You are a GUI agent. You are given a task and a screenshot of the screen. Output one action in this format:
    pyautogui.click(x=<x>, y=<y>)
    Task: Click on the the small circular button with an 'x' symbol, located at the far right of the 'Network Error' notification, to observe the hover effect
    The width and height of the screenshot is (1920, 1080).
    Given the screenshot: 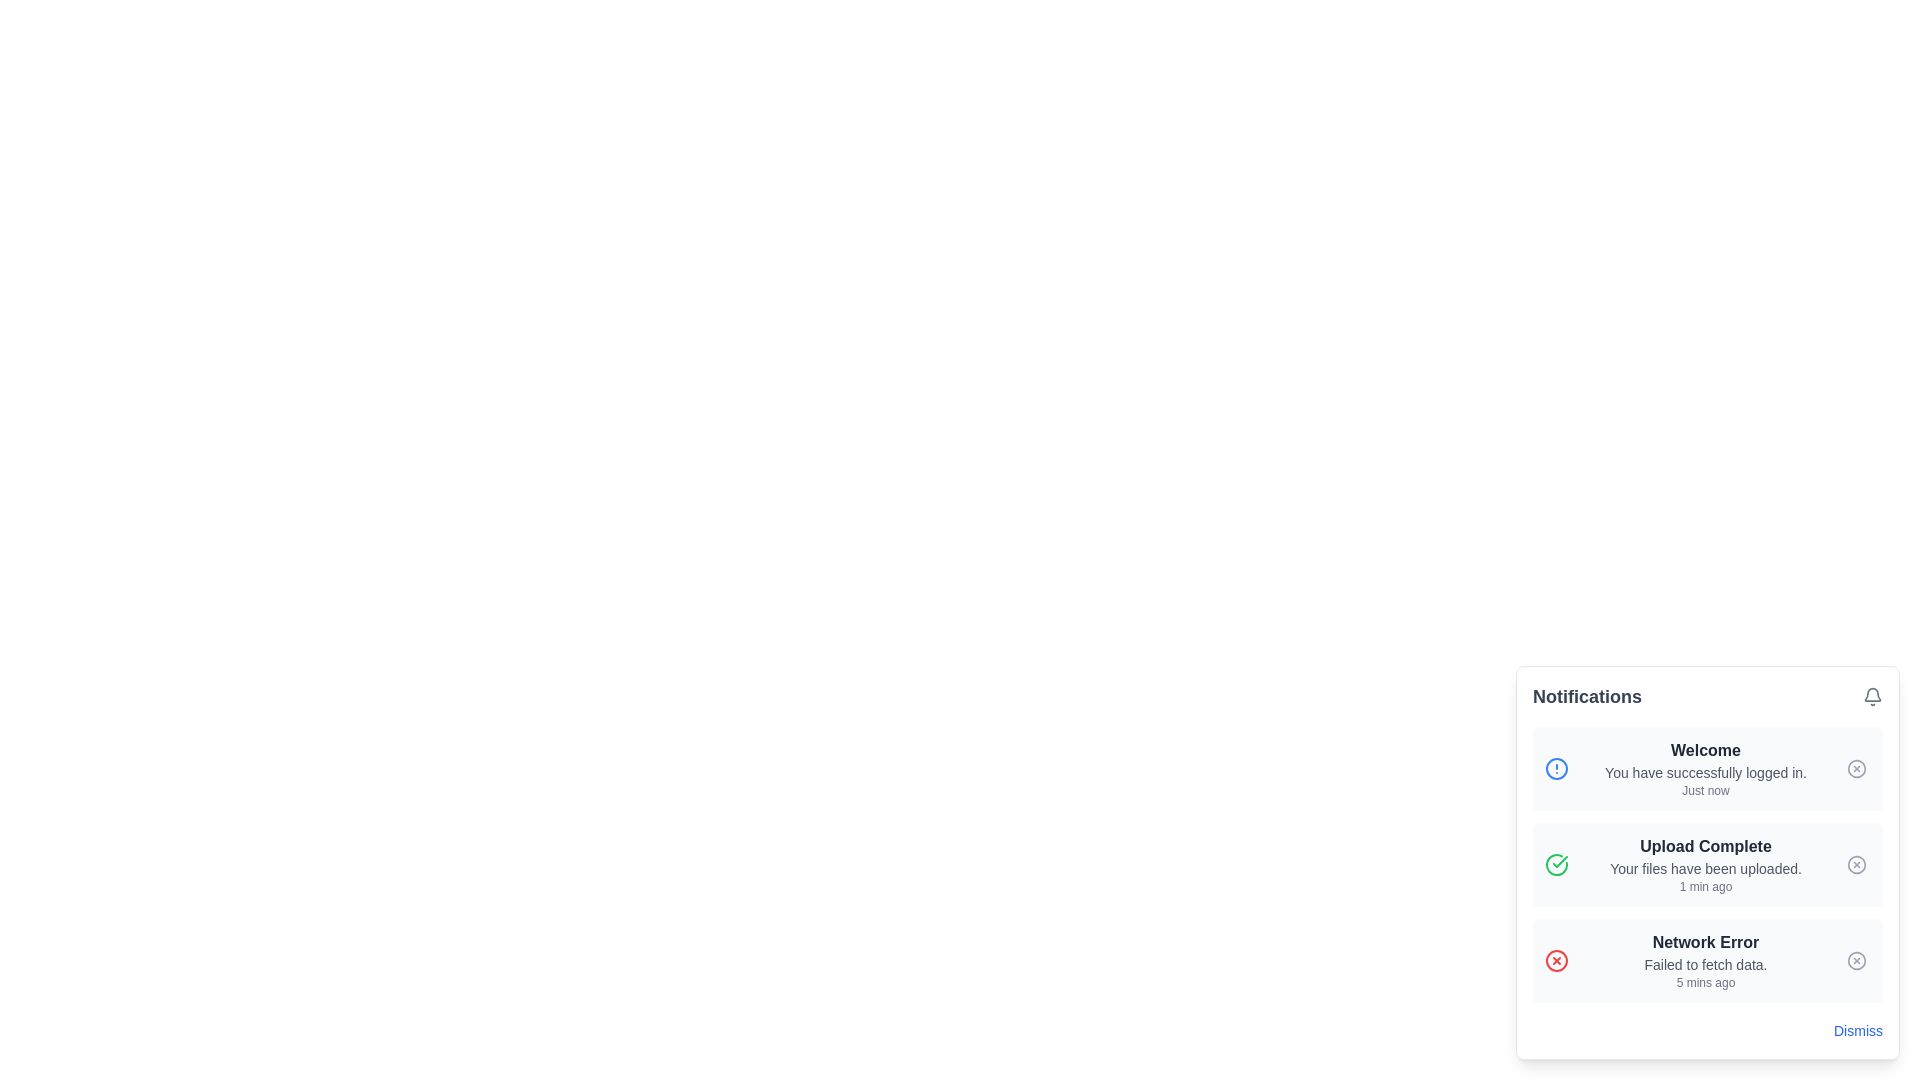 What is the action you would take?
    pyautogui.click(x=1856, y=959)
    